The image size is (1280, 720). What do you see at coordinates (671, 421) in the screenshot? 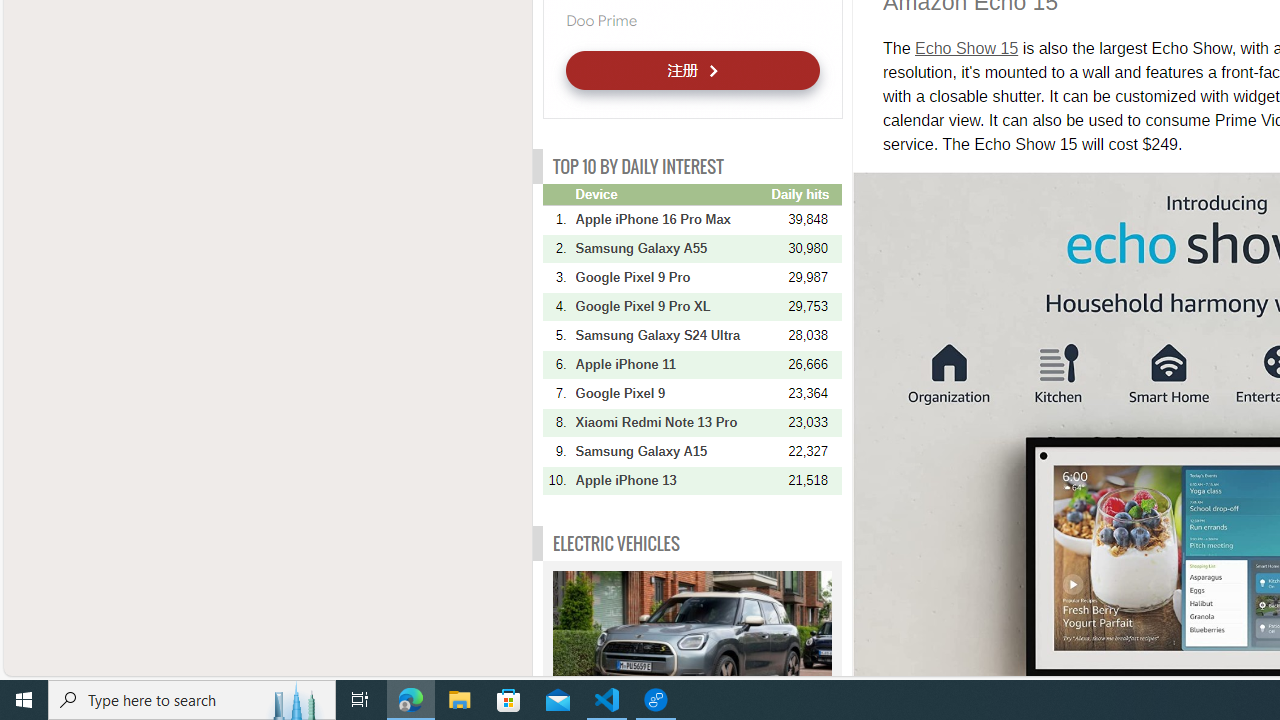
I see `'Xiaomi Redmi Note 13 Pro'` at bounding box center [671, 421].